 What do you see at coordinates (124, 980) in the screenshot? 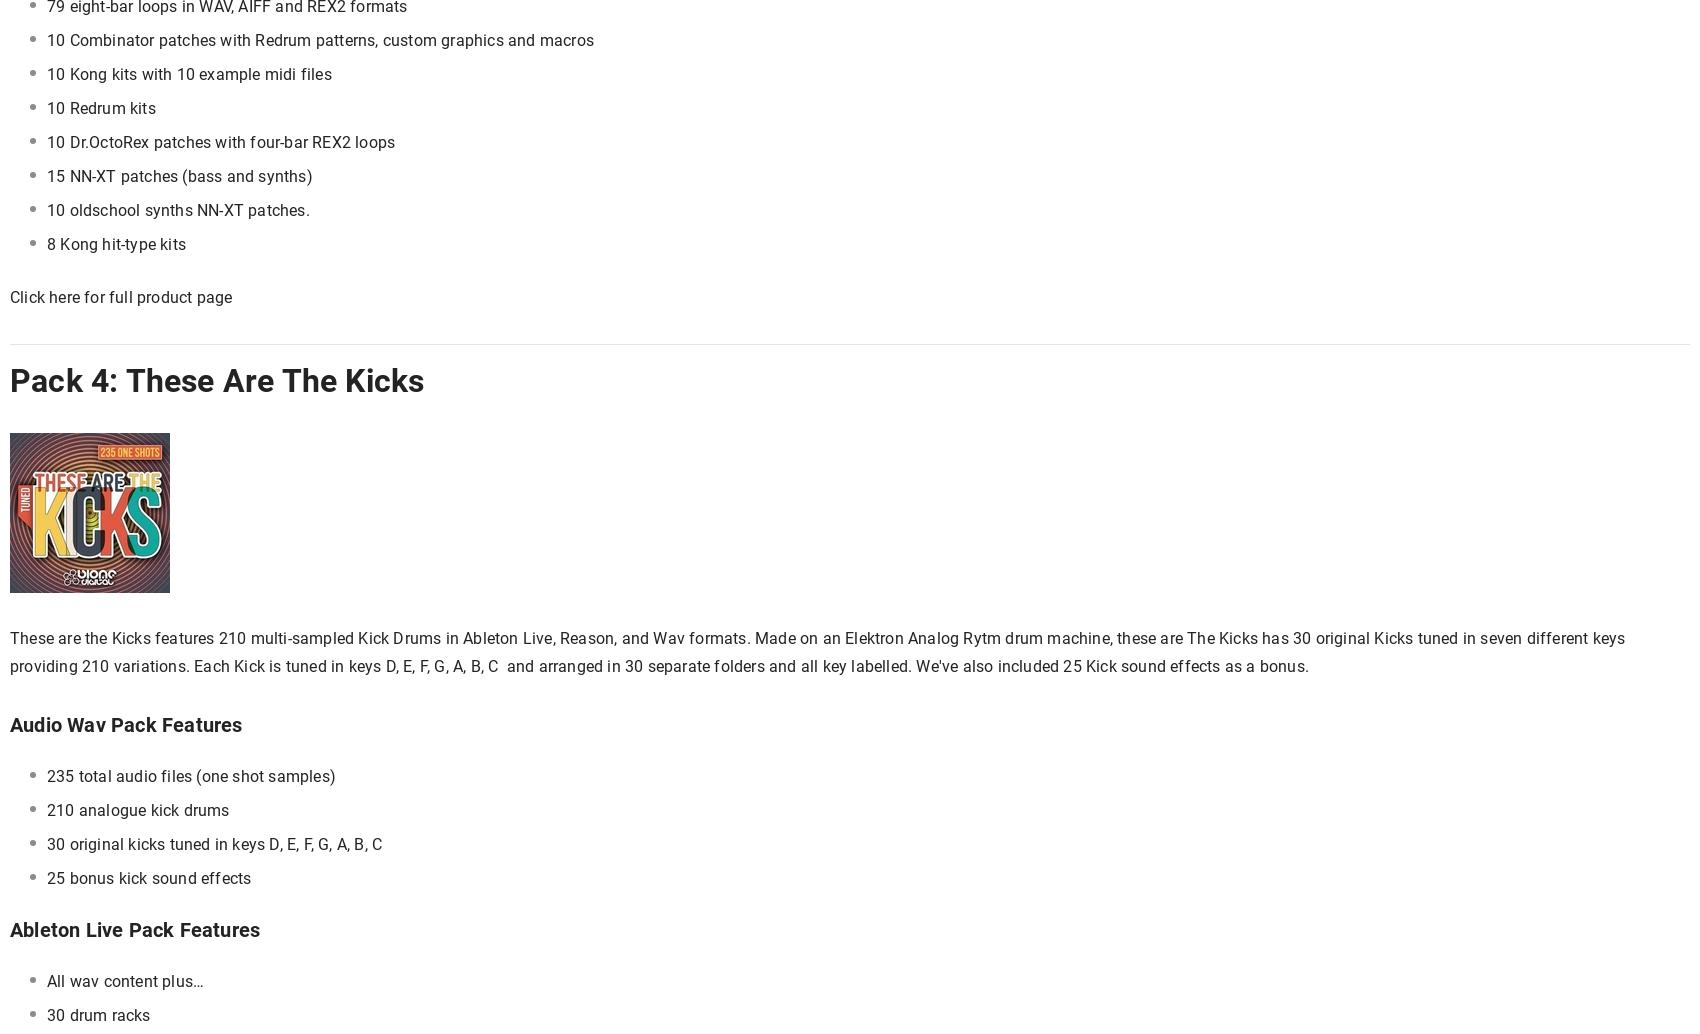
I see `'All wav content plus…'` at bounding box center [124, 980].